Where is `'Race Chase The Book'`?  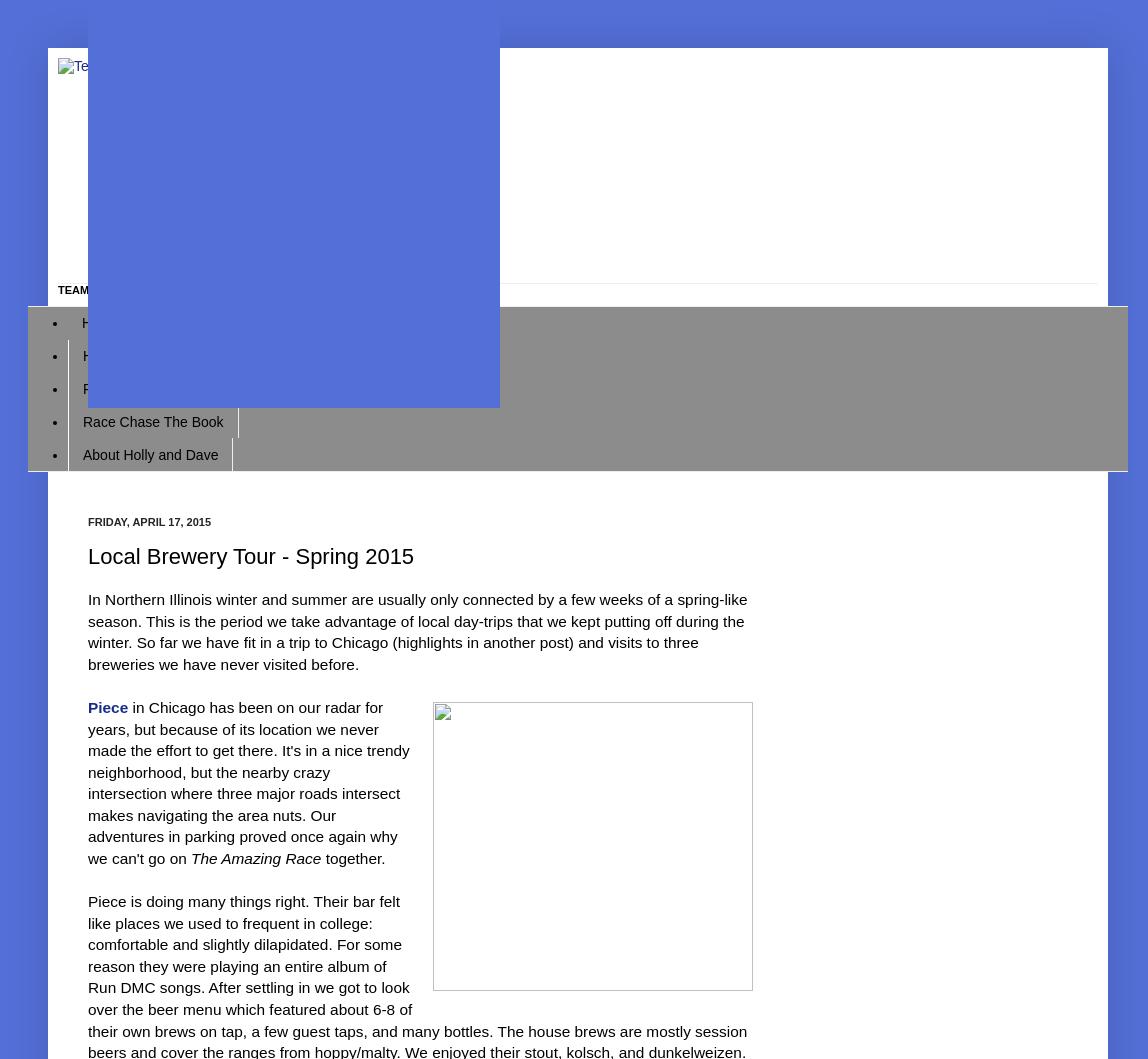
'Race Chase The Book' is located at coordinates (152, 419).